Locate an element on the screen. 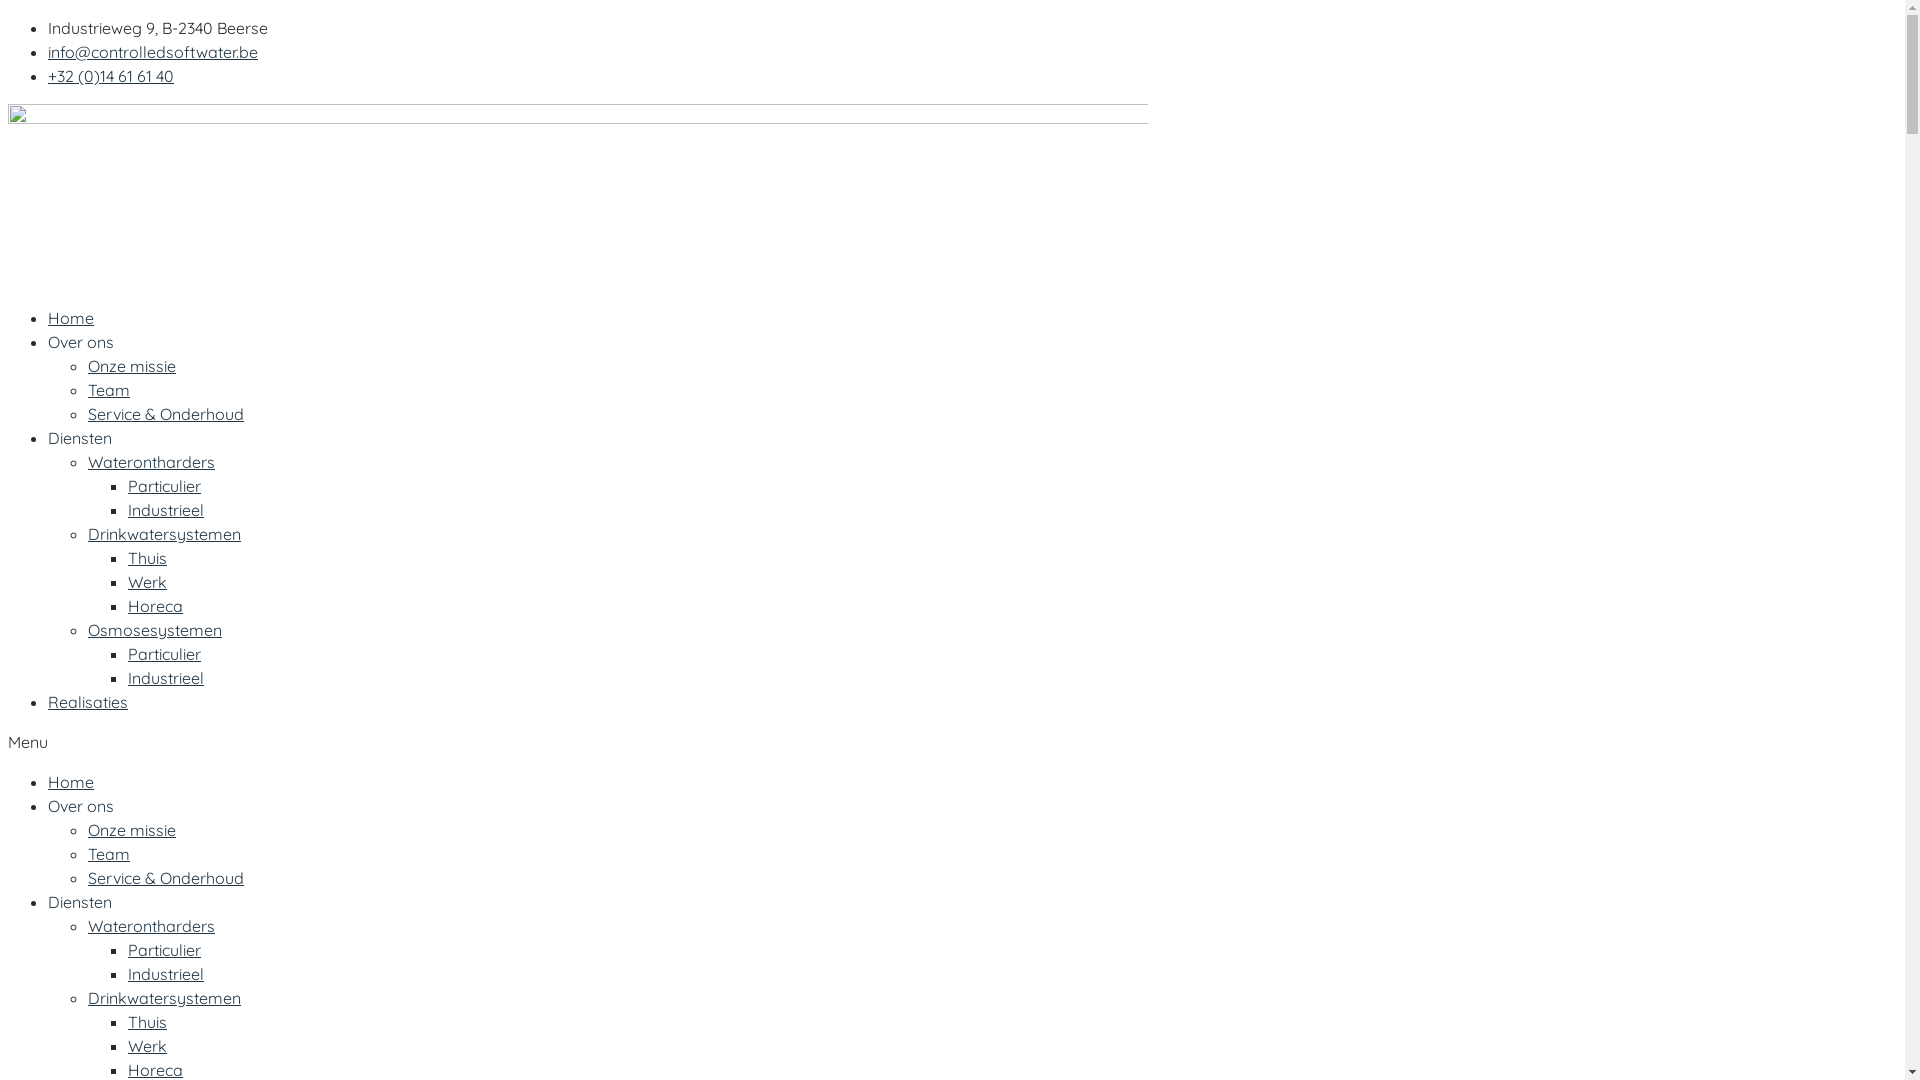 The width and height of the screenshot is (1920, 1080). 'Realisaties' is located at coordinates (86, 701).